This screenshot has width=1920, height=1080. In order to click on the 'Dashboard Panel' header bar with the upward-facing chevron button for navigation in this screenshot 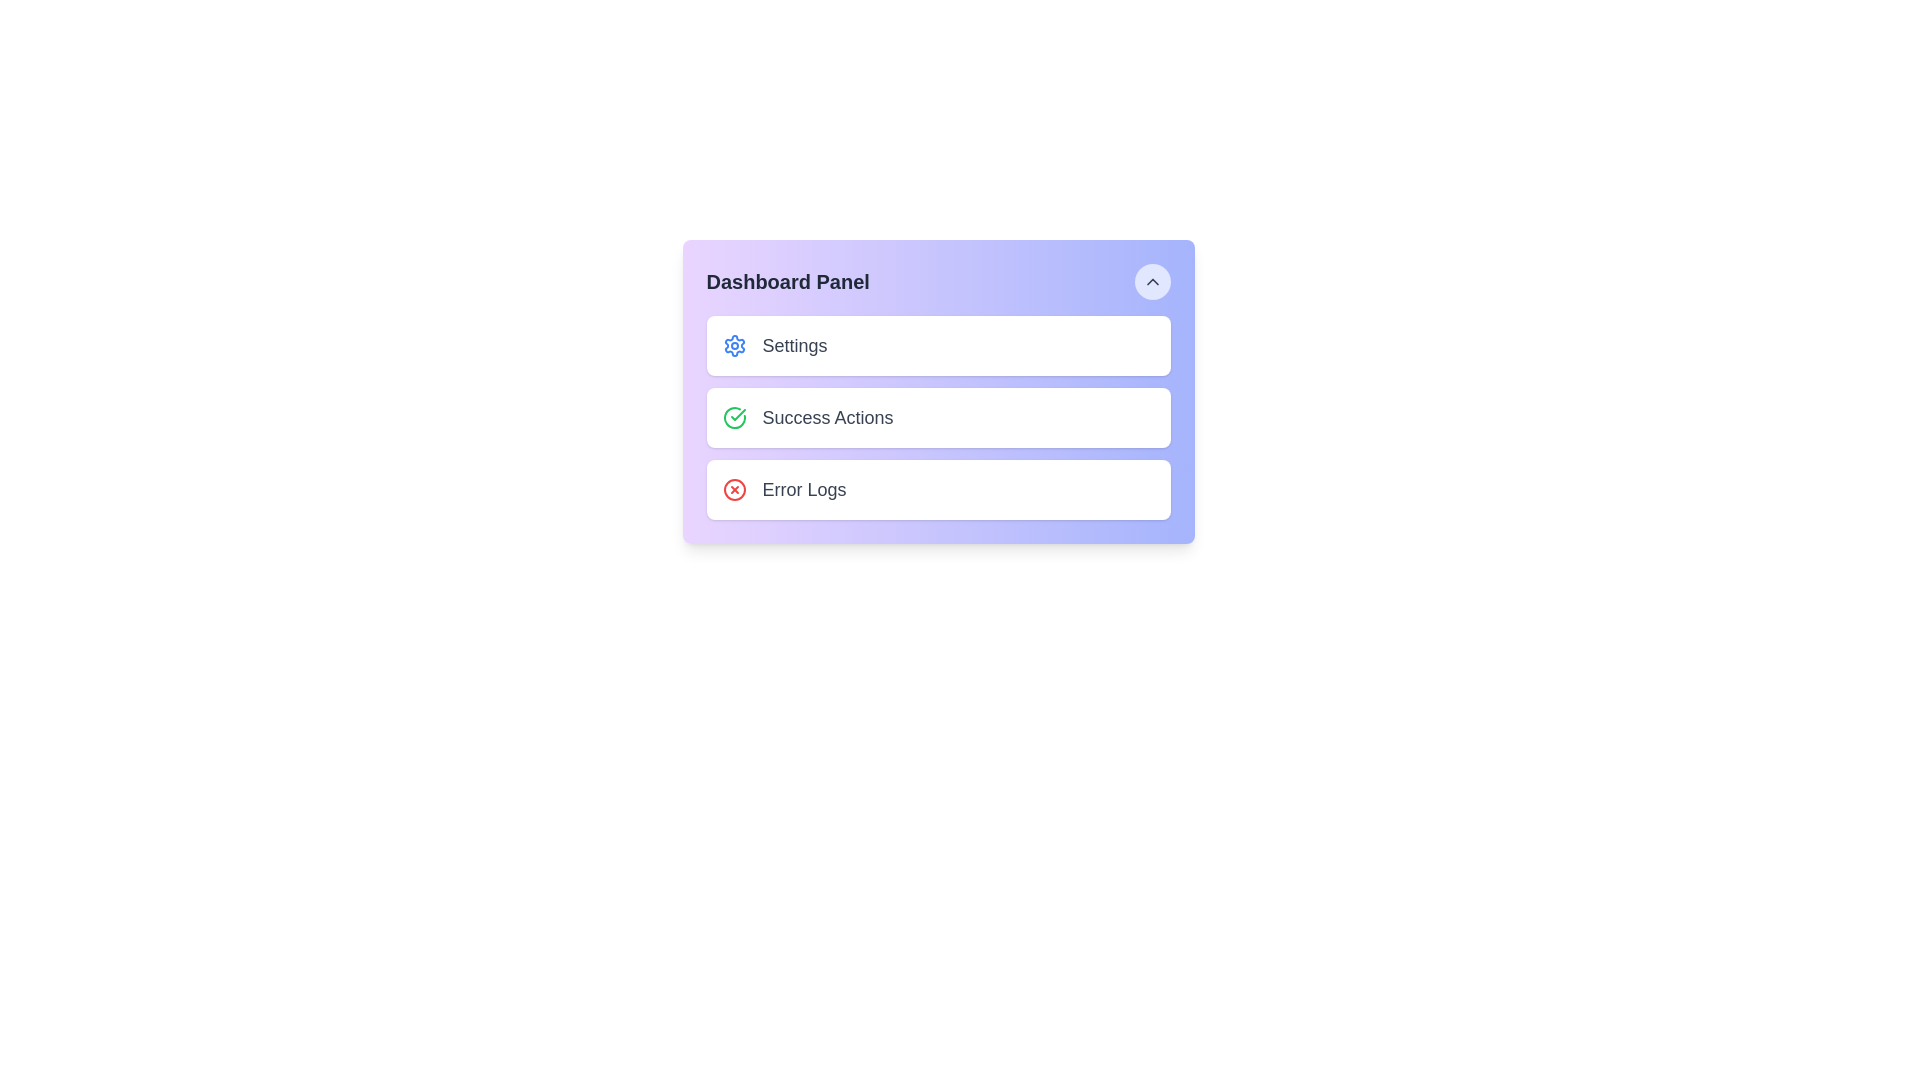, I will do `click(937, 281)`.